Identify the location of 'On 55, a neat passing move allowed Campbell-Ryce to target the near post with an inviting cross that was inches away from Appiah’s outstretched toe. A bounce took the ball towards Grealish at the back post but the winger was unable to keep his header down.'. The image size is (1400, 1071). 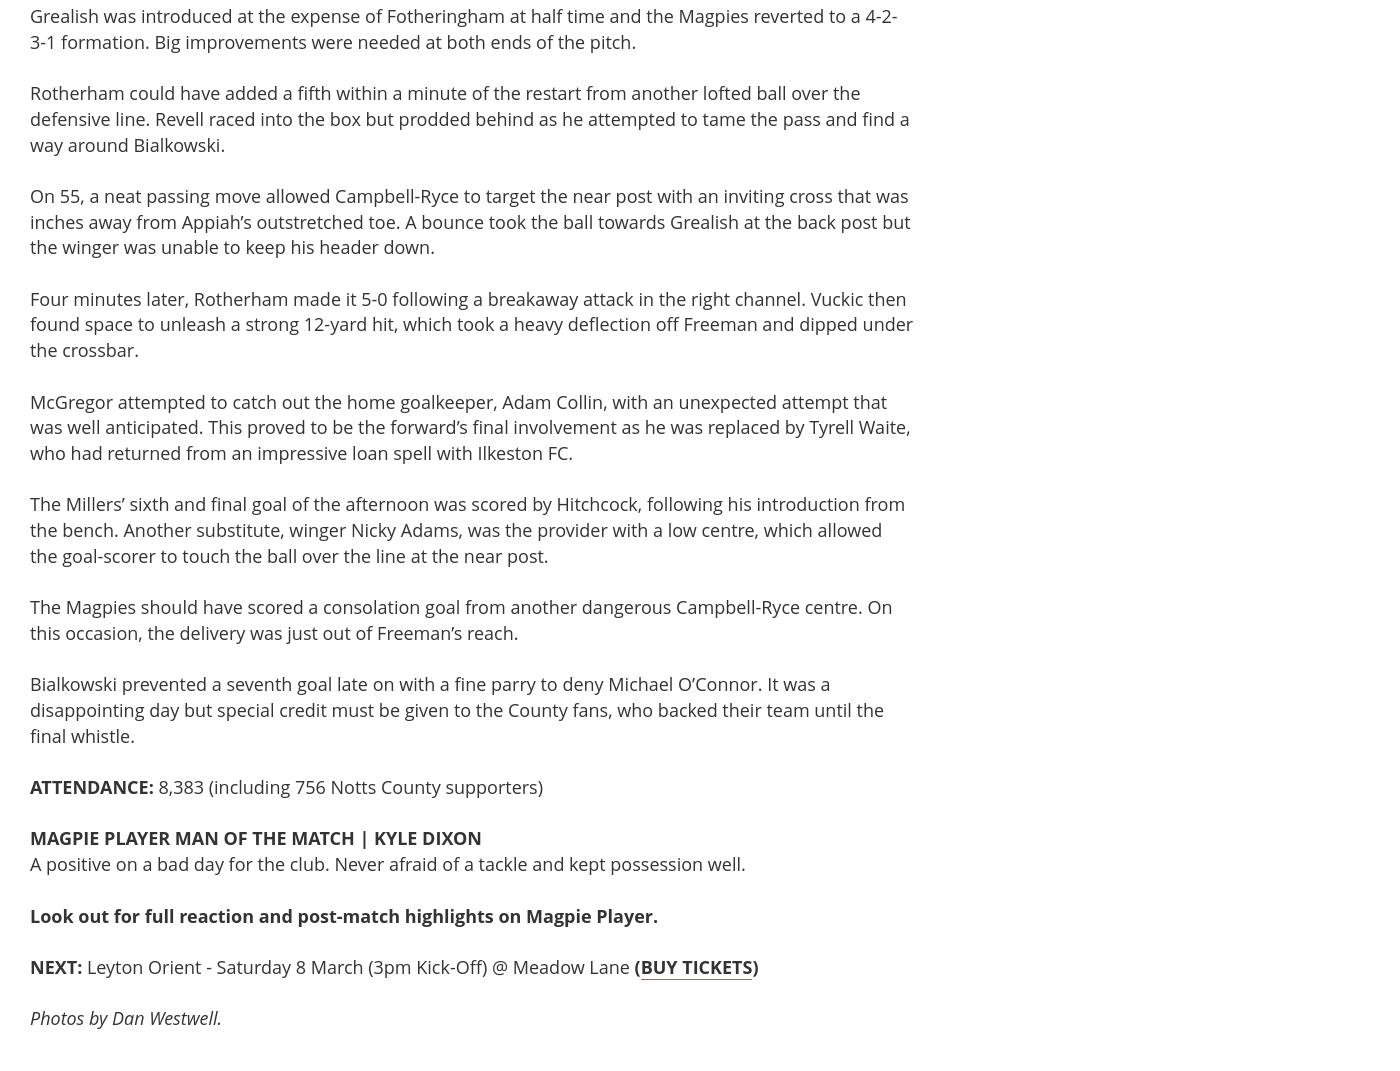
(28, 219).